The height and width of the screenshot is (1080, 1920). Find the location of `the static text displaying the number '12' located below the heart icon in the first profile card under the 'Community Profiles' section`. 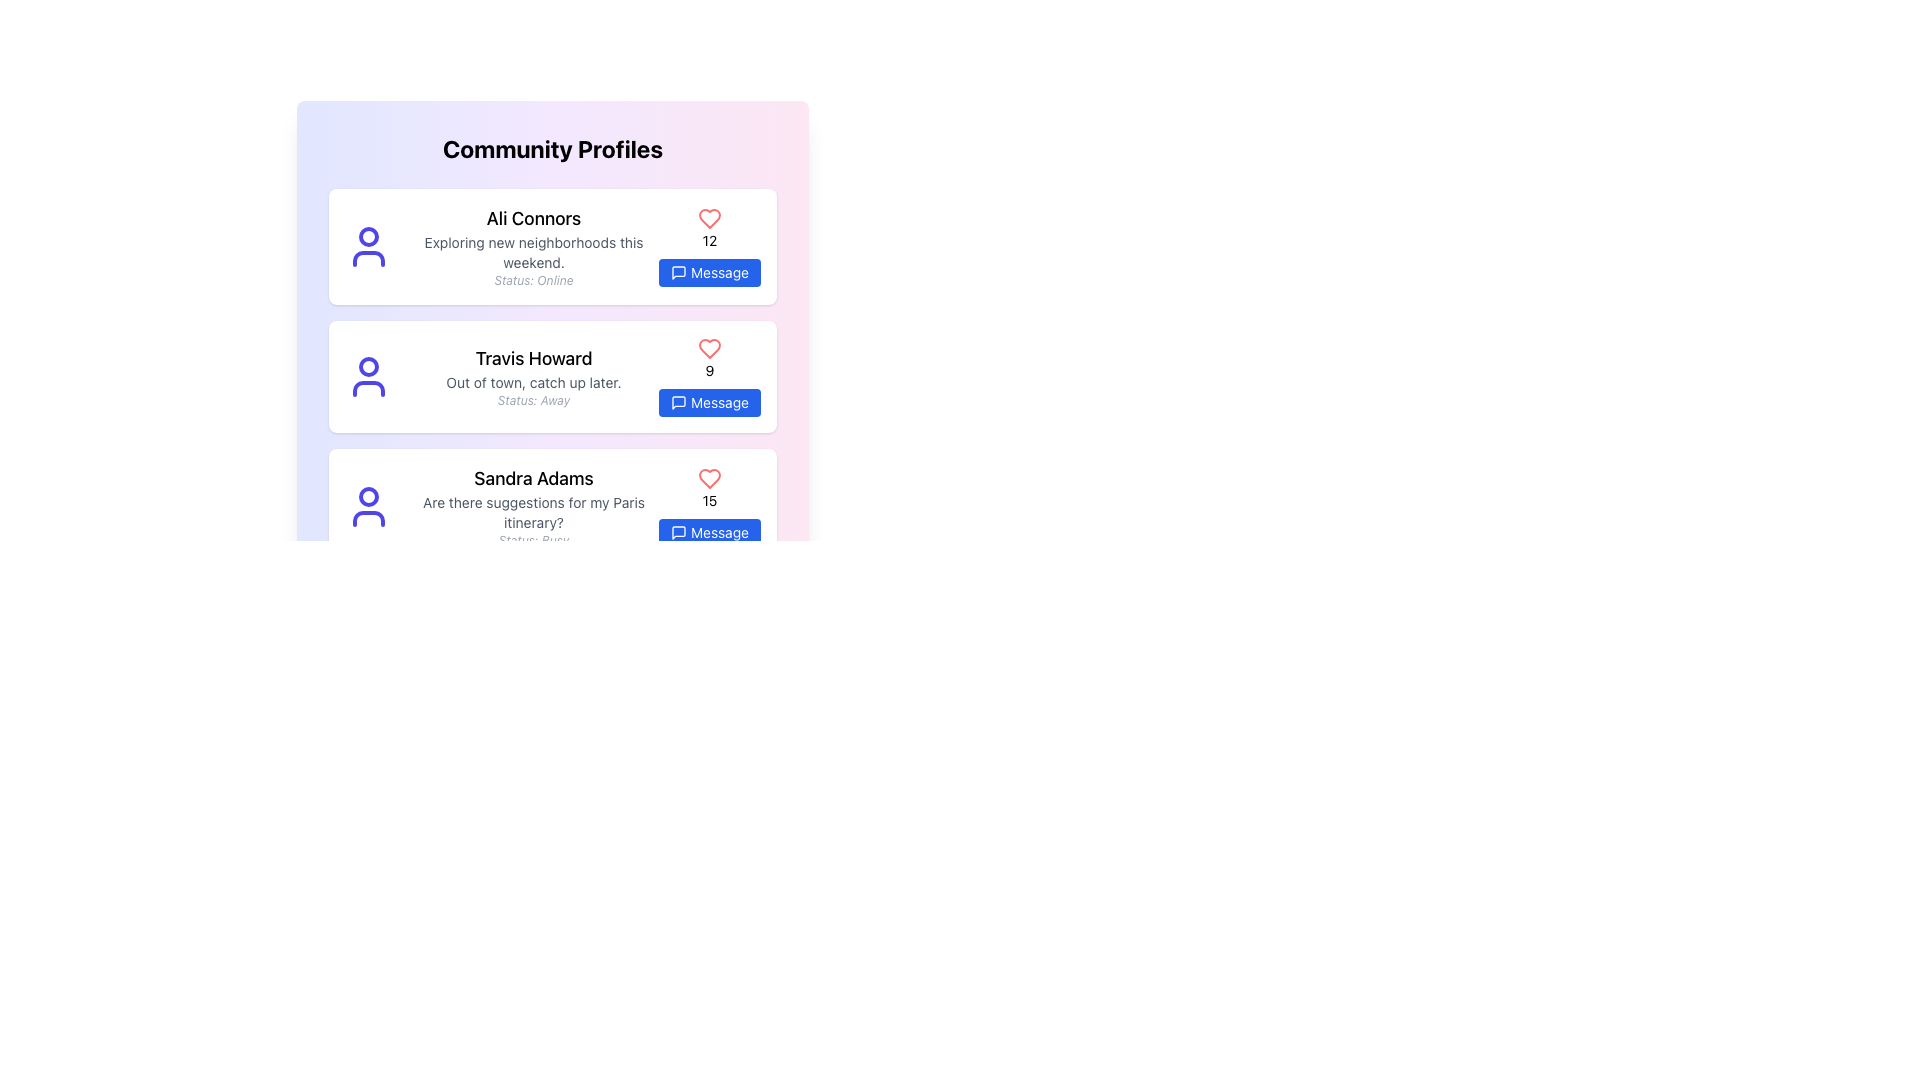

the static text displaying the number '12' located below the heart icon in the first profile card under the 'Community Profiles' section is located at coordinates (710, 239).